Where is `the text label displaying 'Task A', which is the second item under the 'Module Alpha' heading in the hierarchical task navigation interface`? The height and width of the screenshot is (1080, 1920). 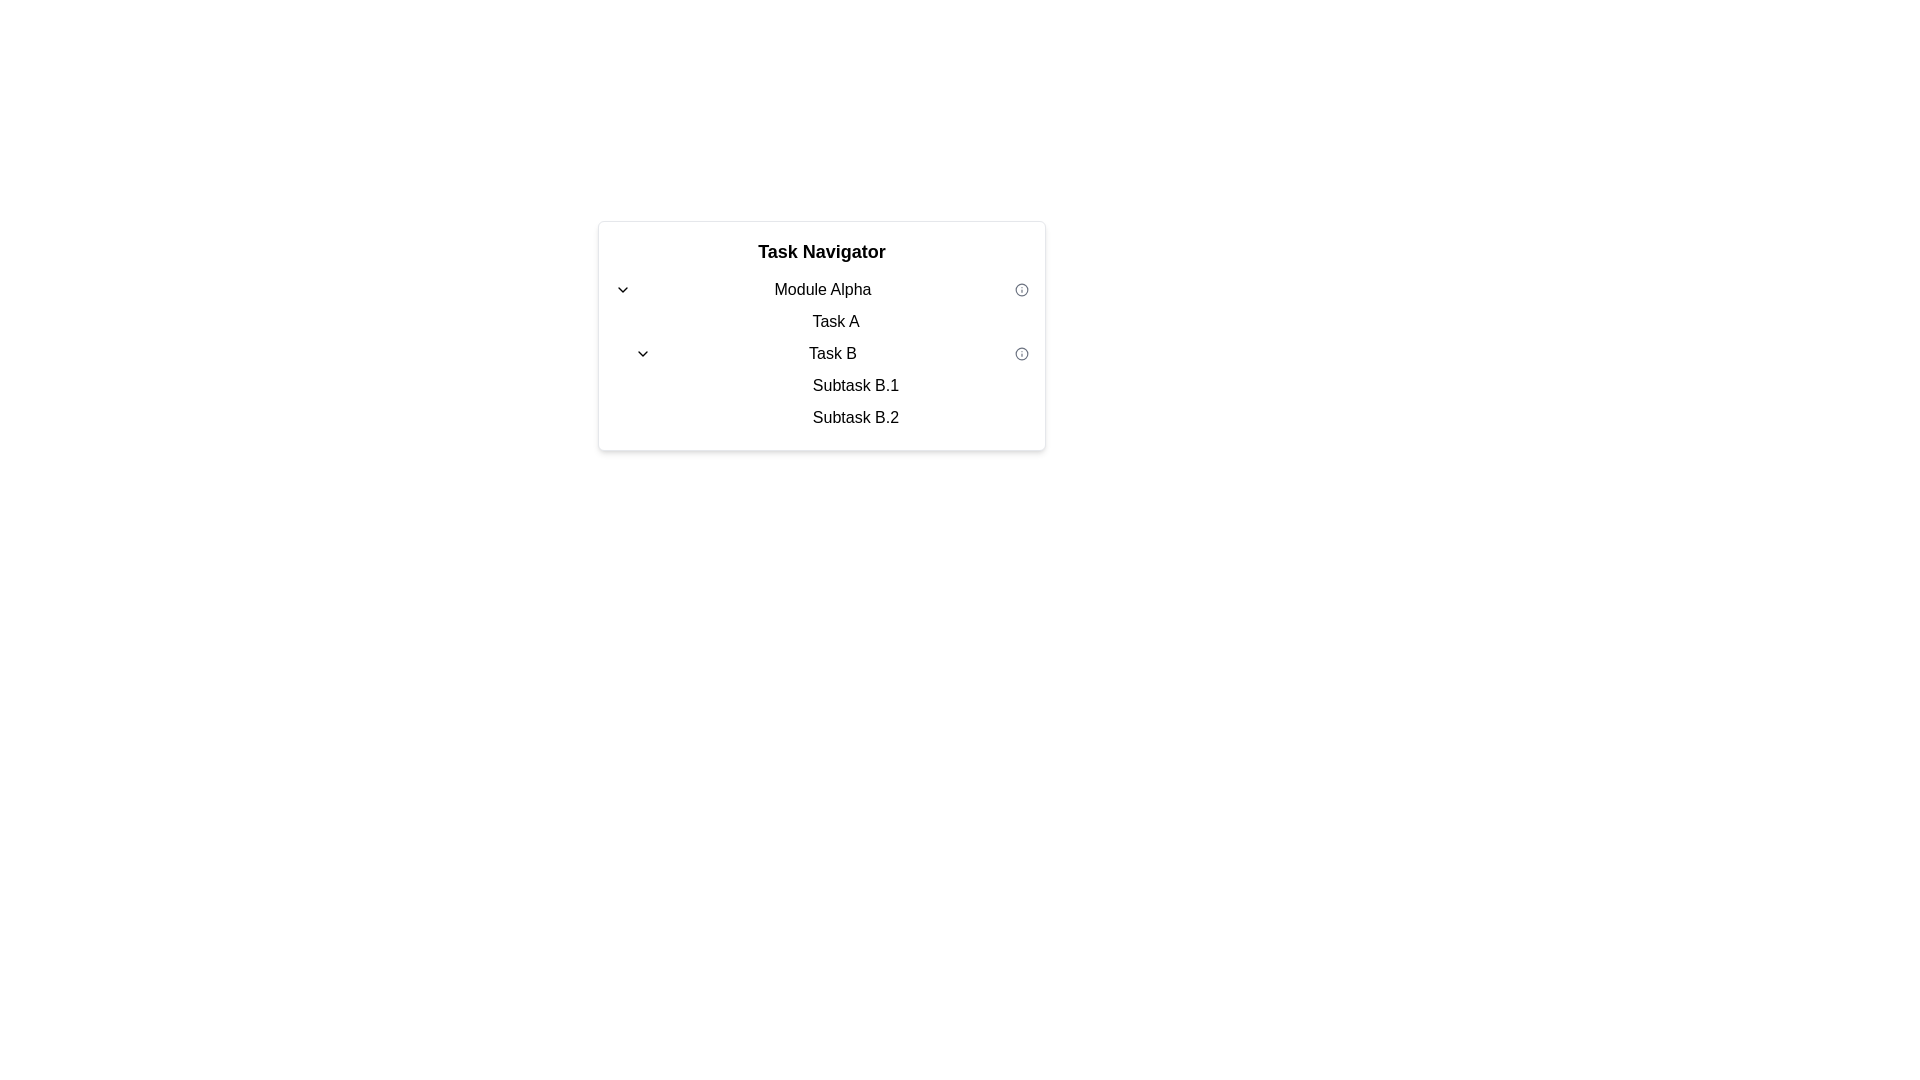
the text label displaying 'Task A', which is the second item under the 'Module Alpha' heading in the hierarchical task navigation interface is located at coordinates (831, 320).